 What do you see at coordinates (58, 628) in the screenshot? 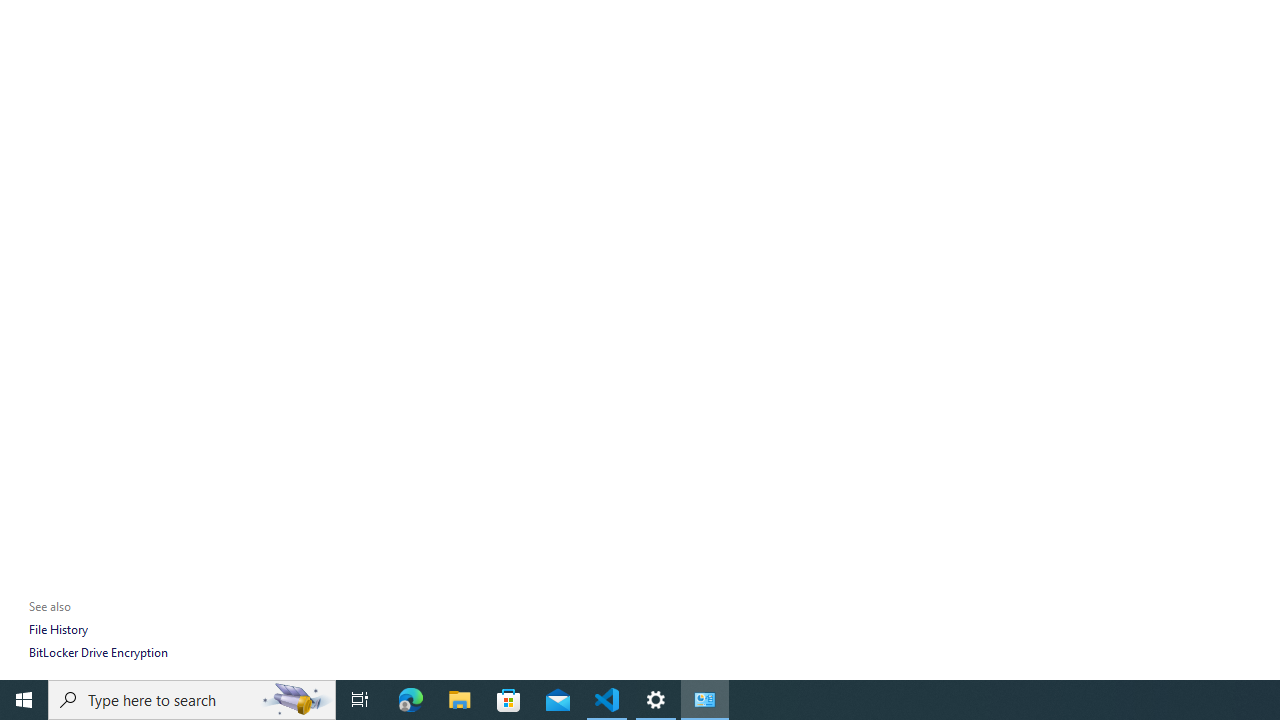
I see `'File History'` at bounding box center [58, 628].